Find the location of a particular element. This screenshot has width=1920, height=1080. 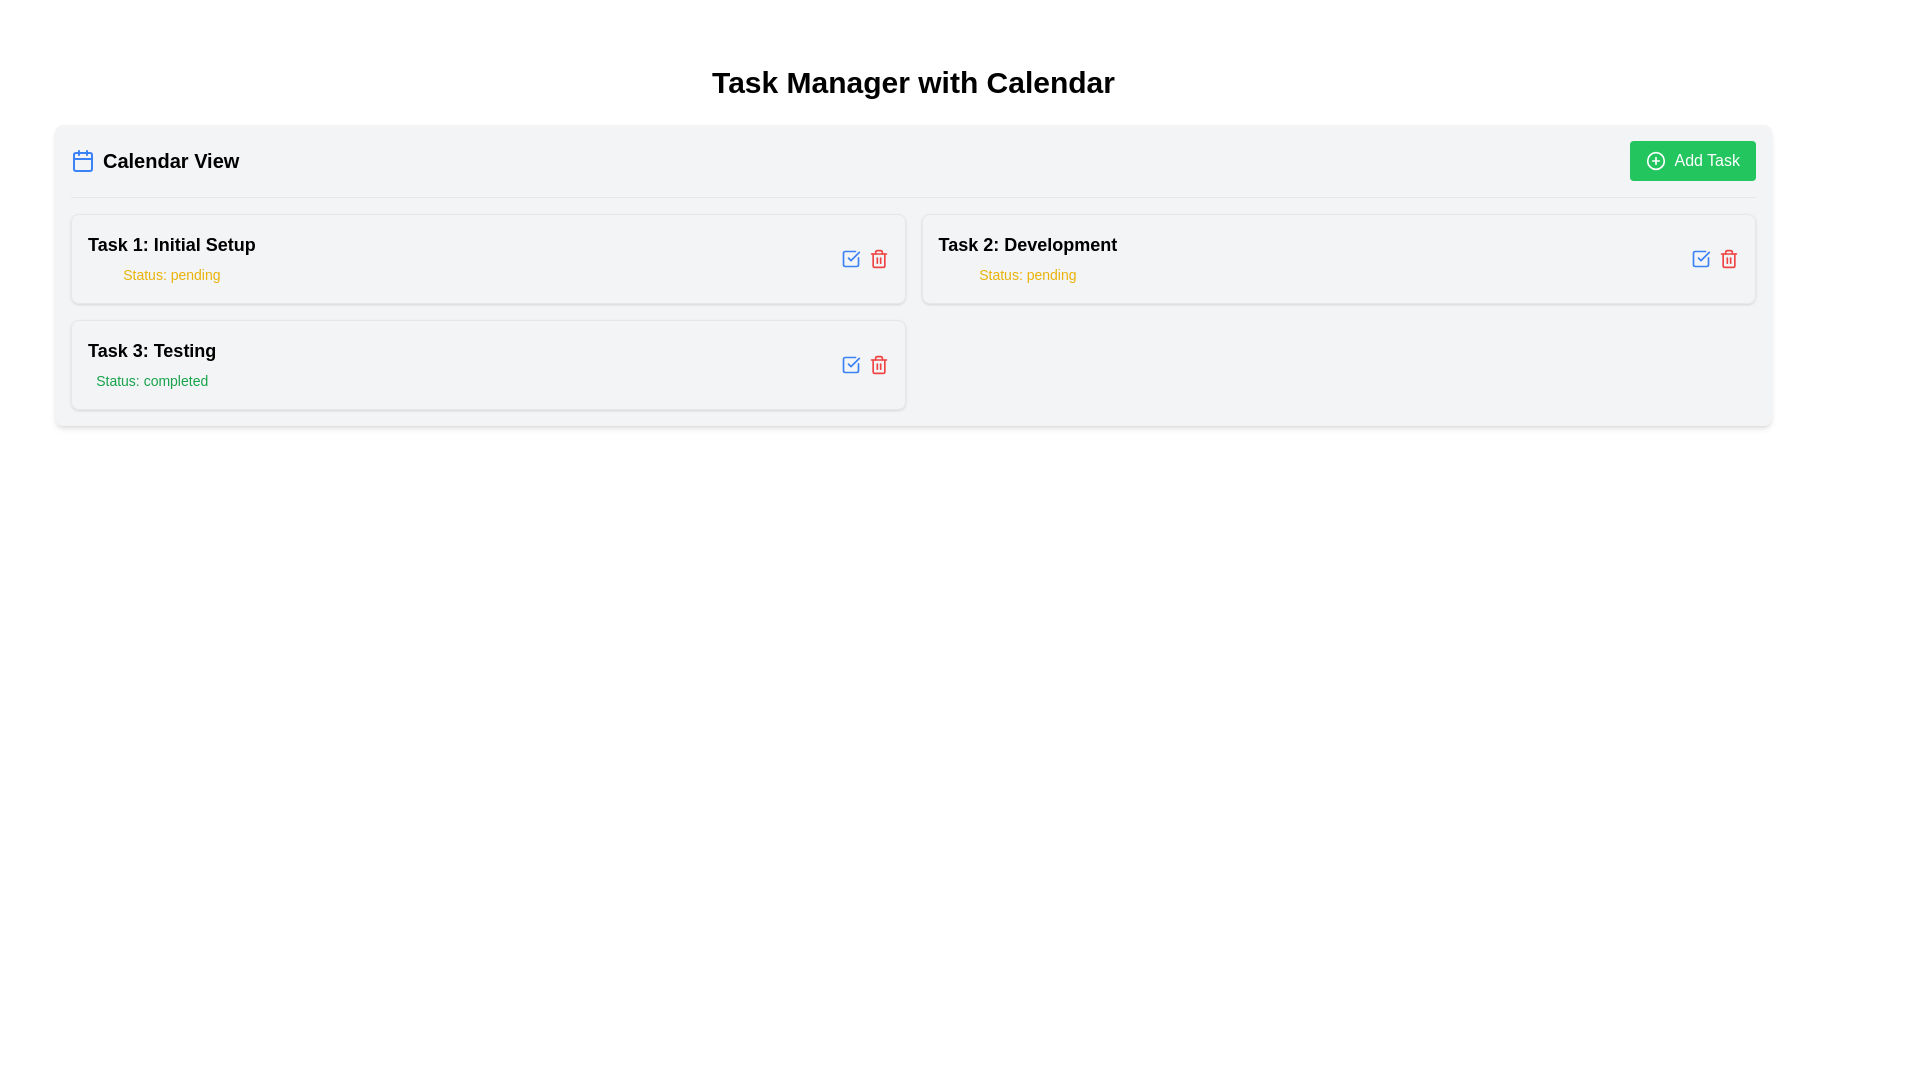

the checkbox icon located within the action controls of 'Task 3: Testing' is located at coordinates (850, 257).